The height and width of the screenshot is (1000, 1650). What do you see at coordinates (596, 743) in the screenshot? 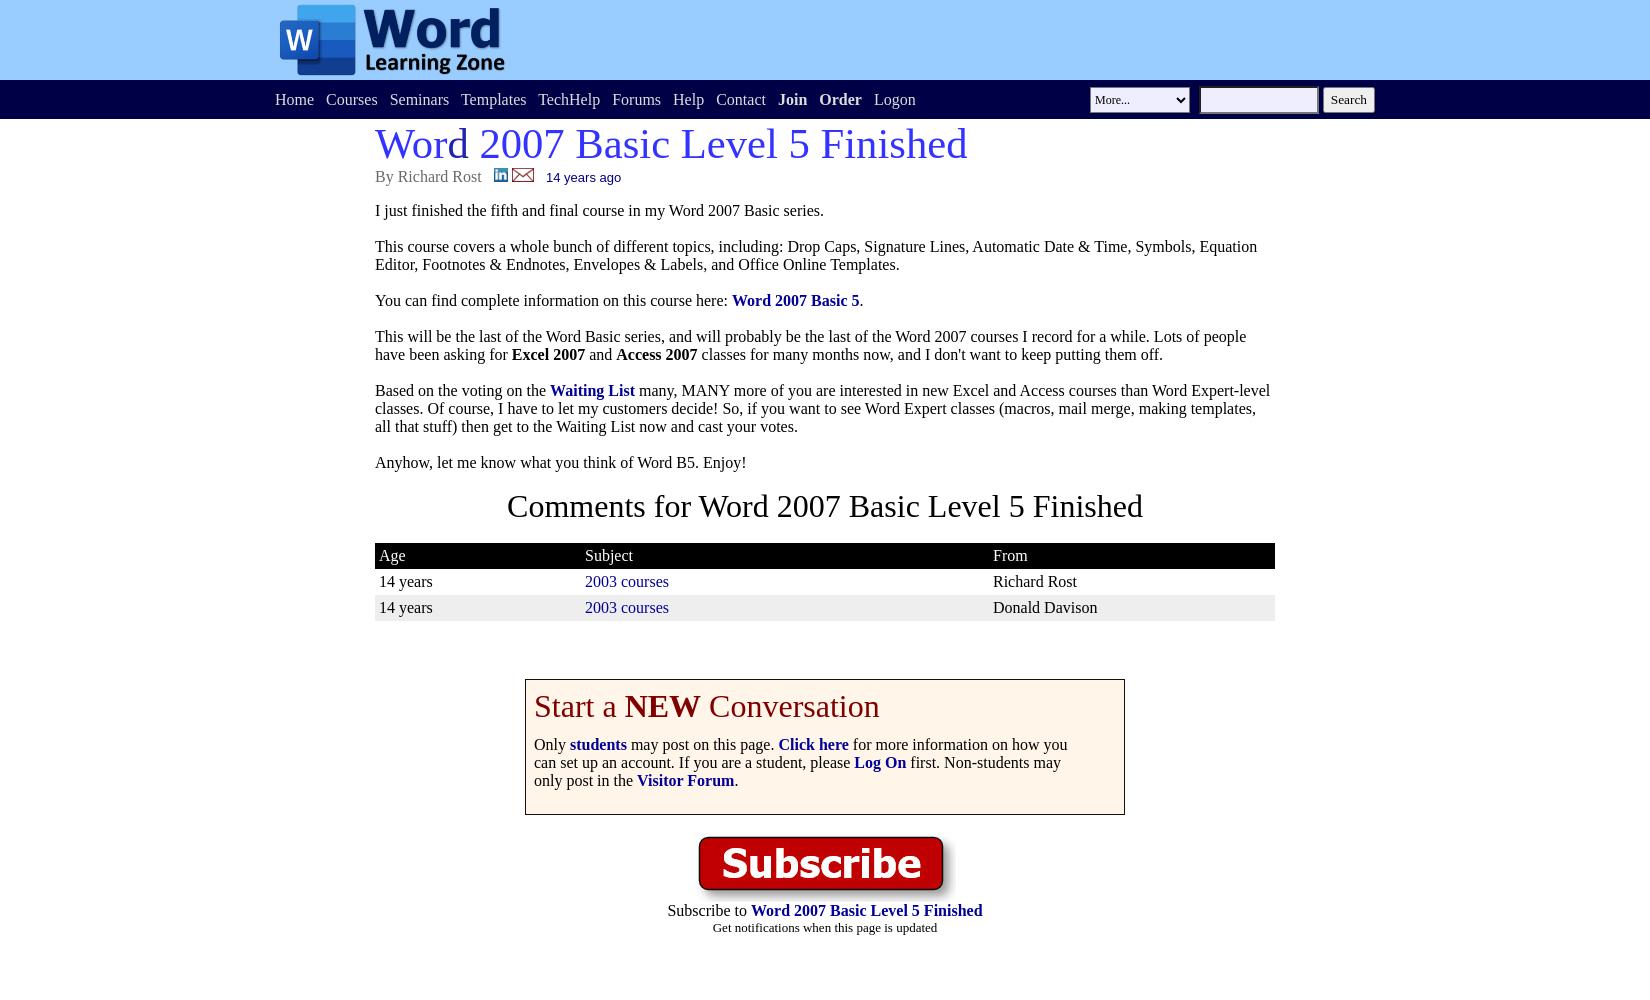
I see `'students'` at bounding box center [596, 743].